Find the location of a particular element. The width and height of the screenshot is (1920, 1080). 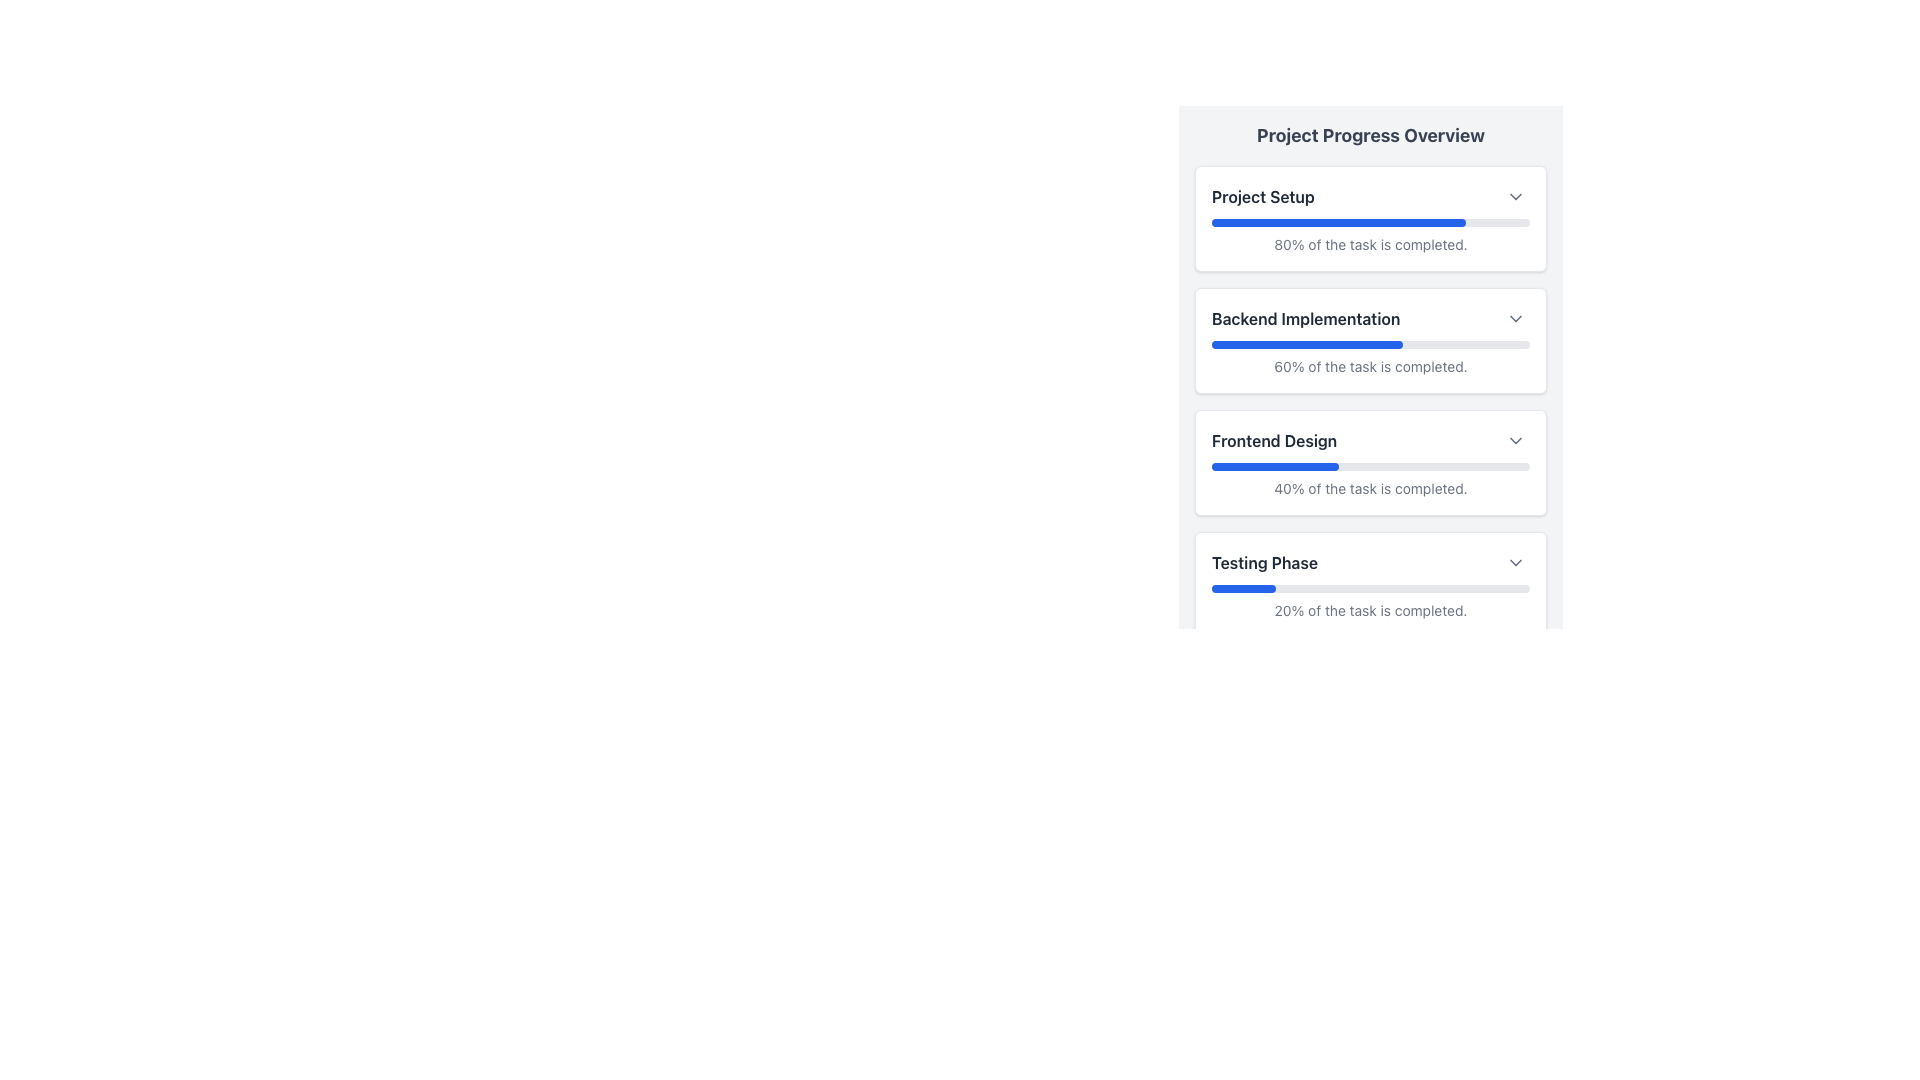

the Text Label that provides a textual progress update for the associated task, located beneath the blue progress bar in the 'Backend Implementation' section is located at coordinates (1370, 366).